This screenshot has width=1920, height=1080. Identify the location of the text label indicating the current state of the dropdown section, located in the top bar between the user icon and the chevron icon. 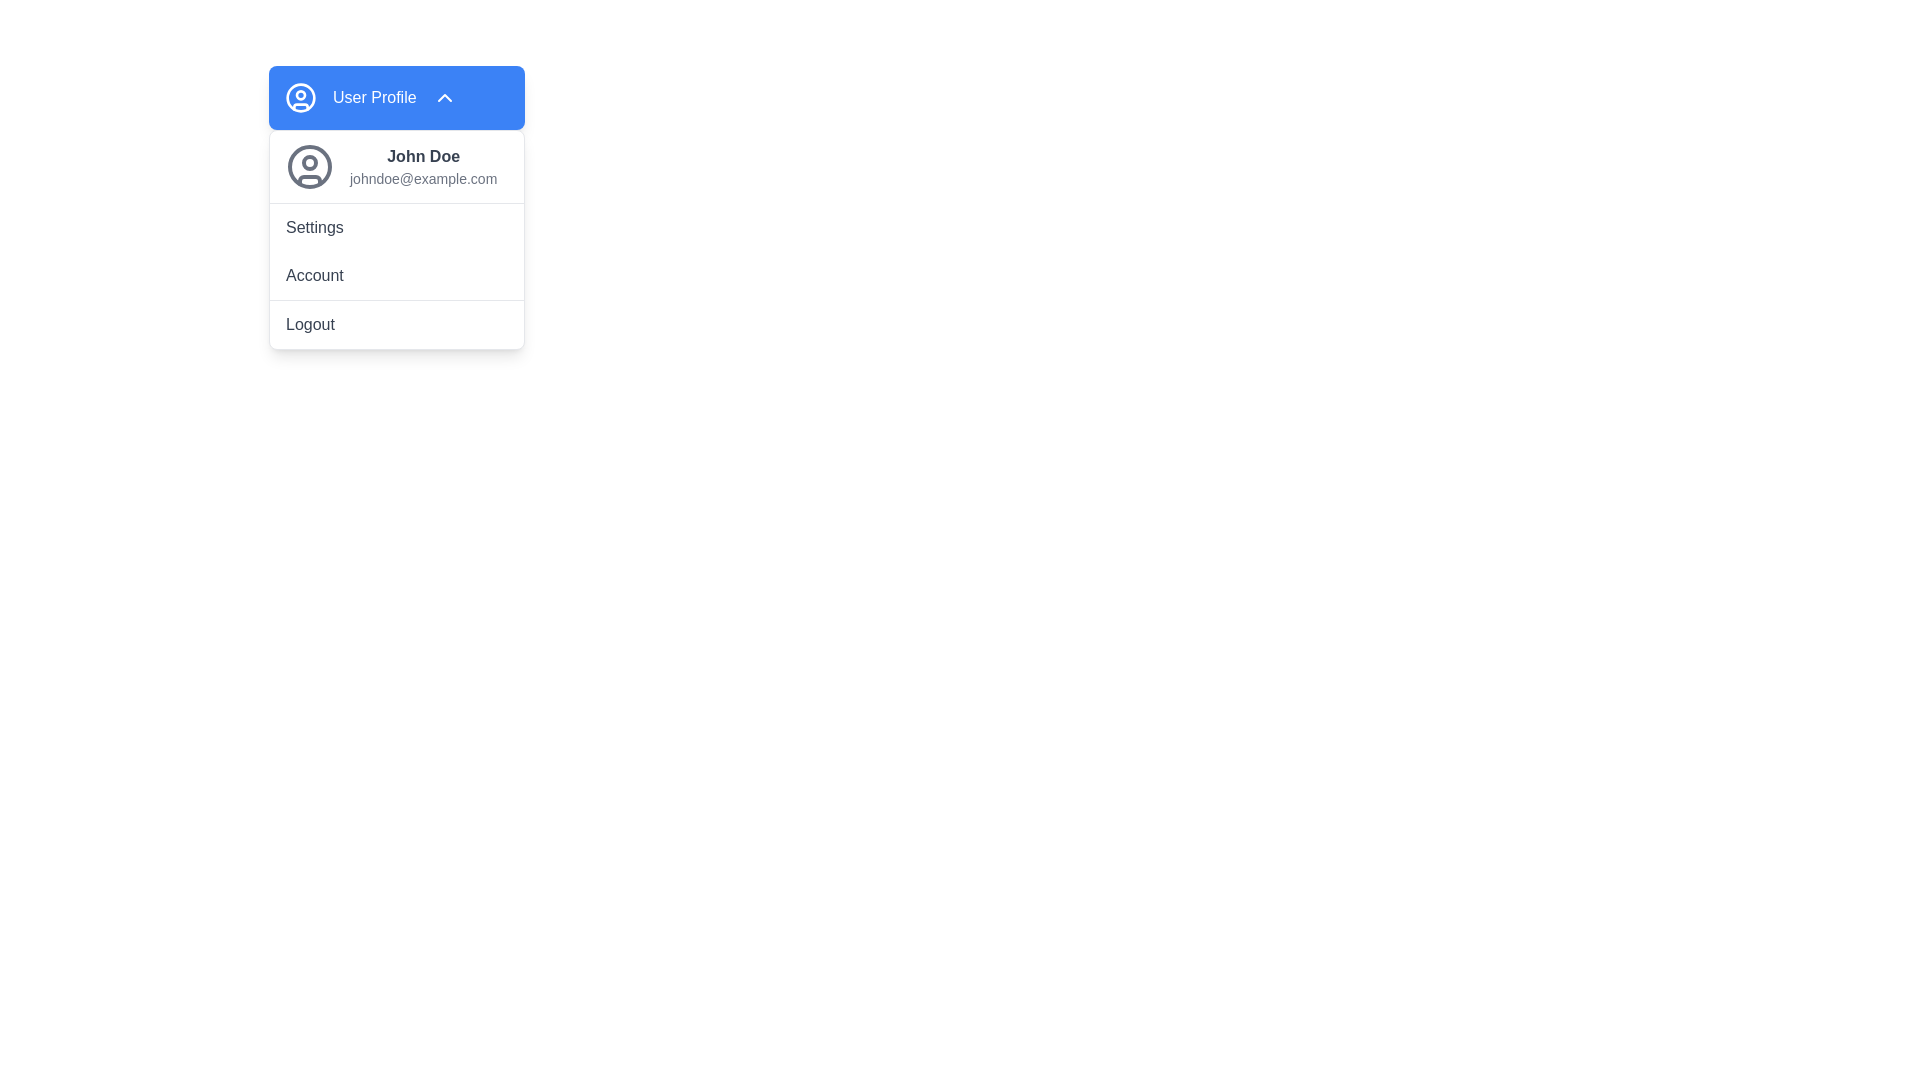
(374, 97).